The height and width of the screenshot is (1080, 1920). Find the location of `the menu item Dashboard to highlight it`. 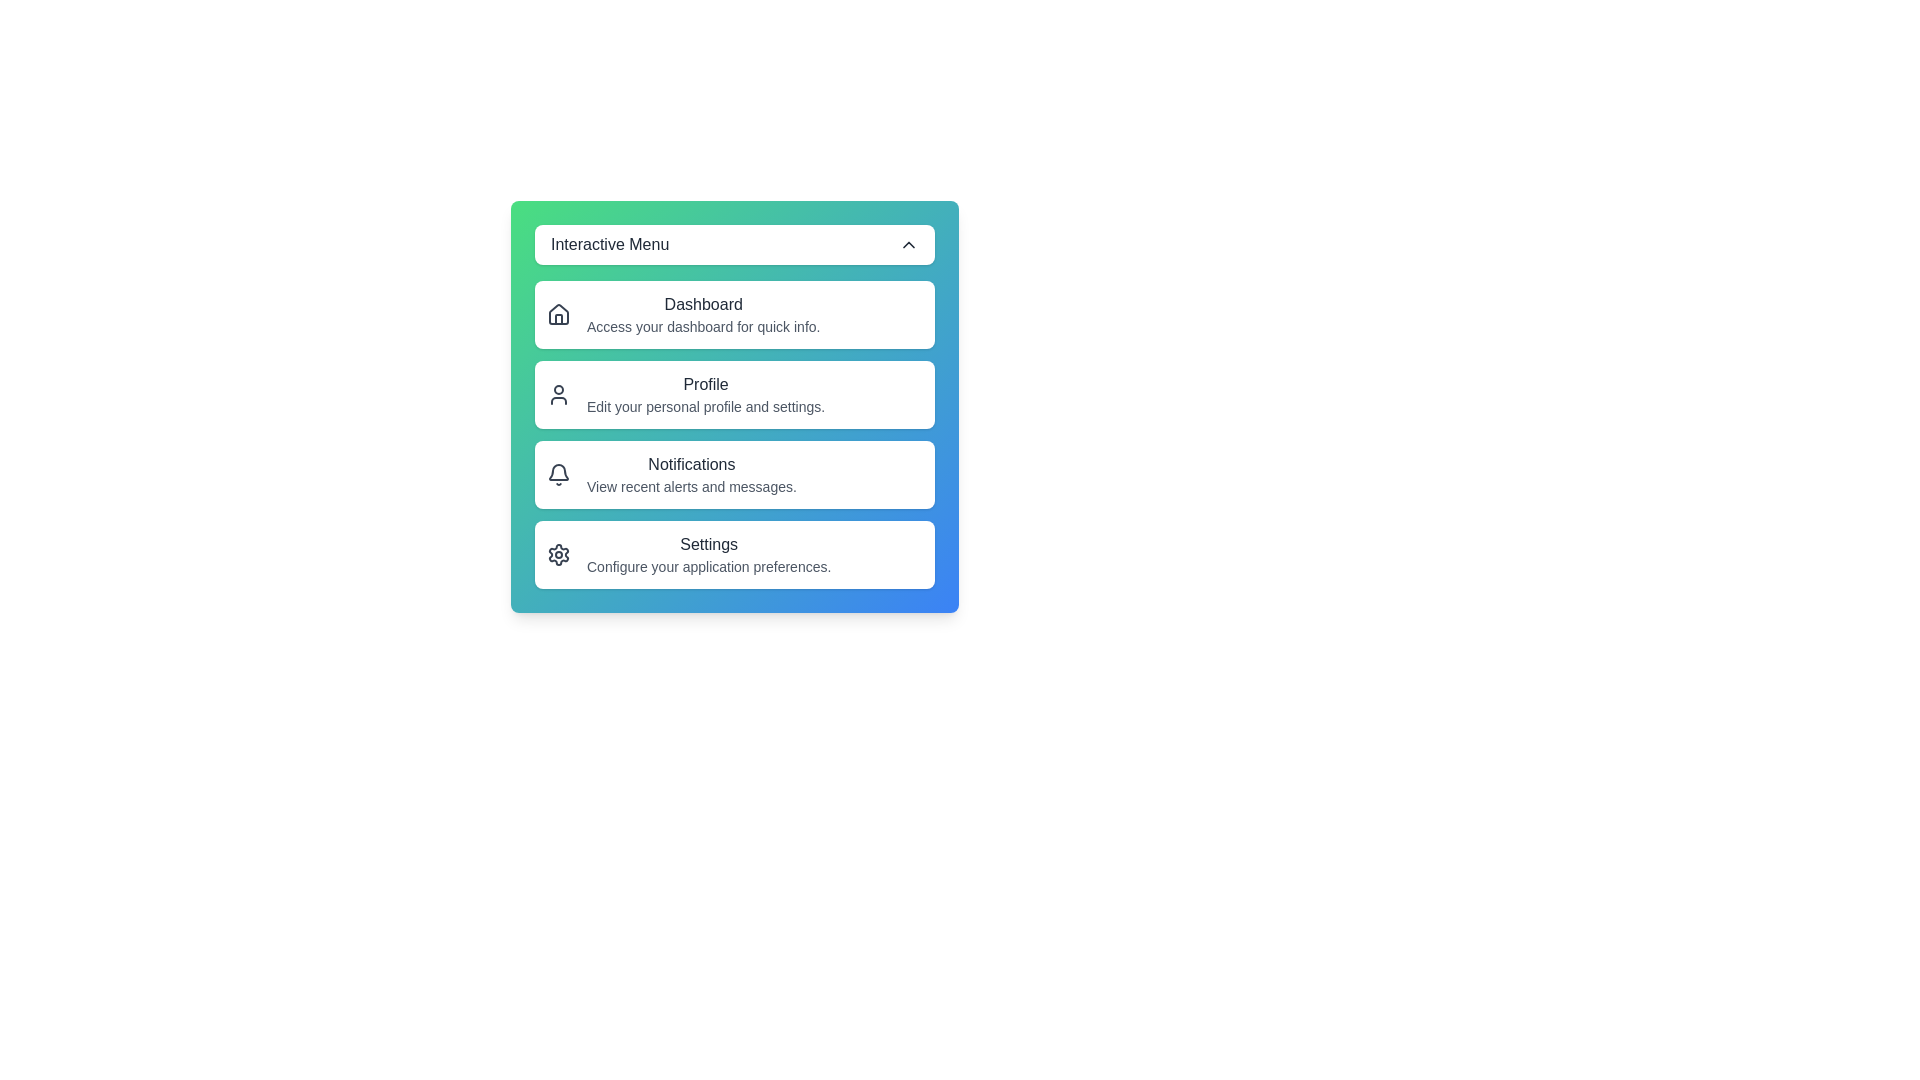

the menu item Dashboard to highlight it is located at coordinates (733, 315).